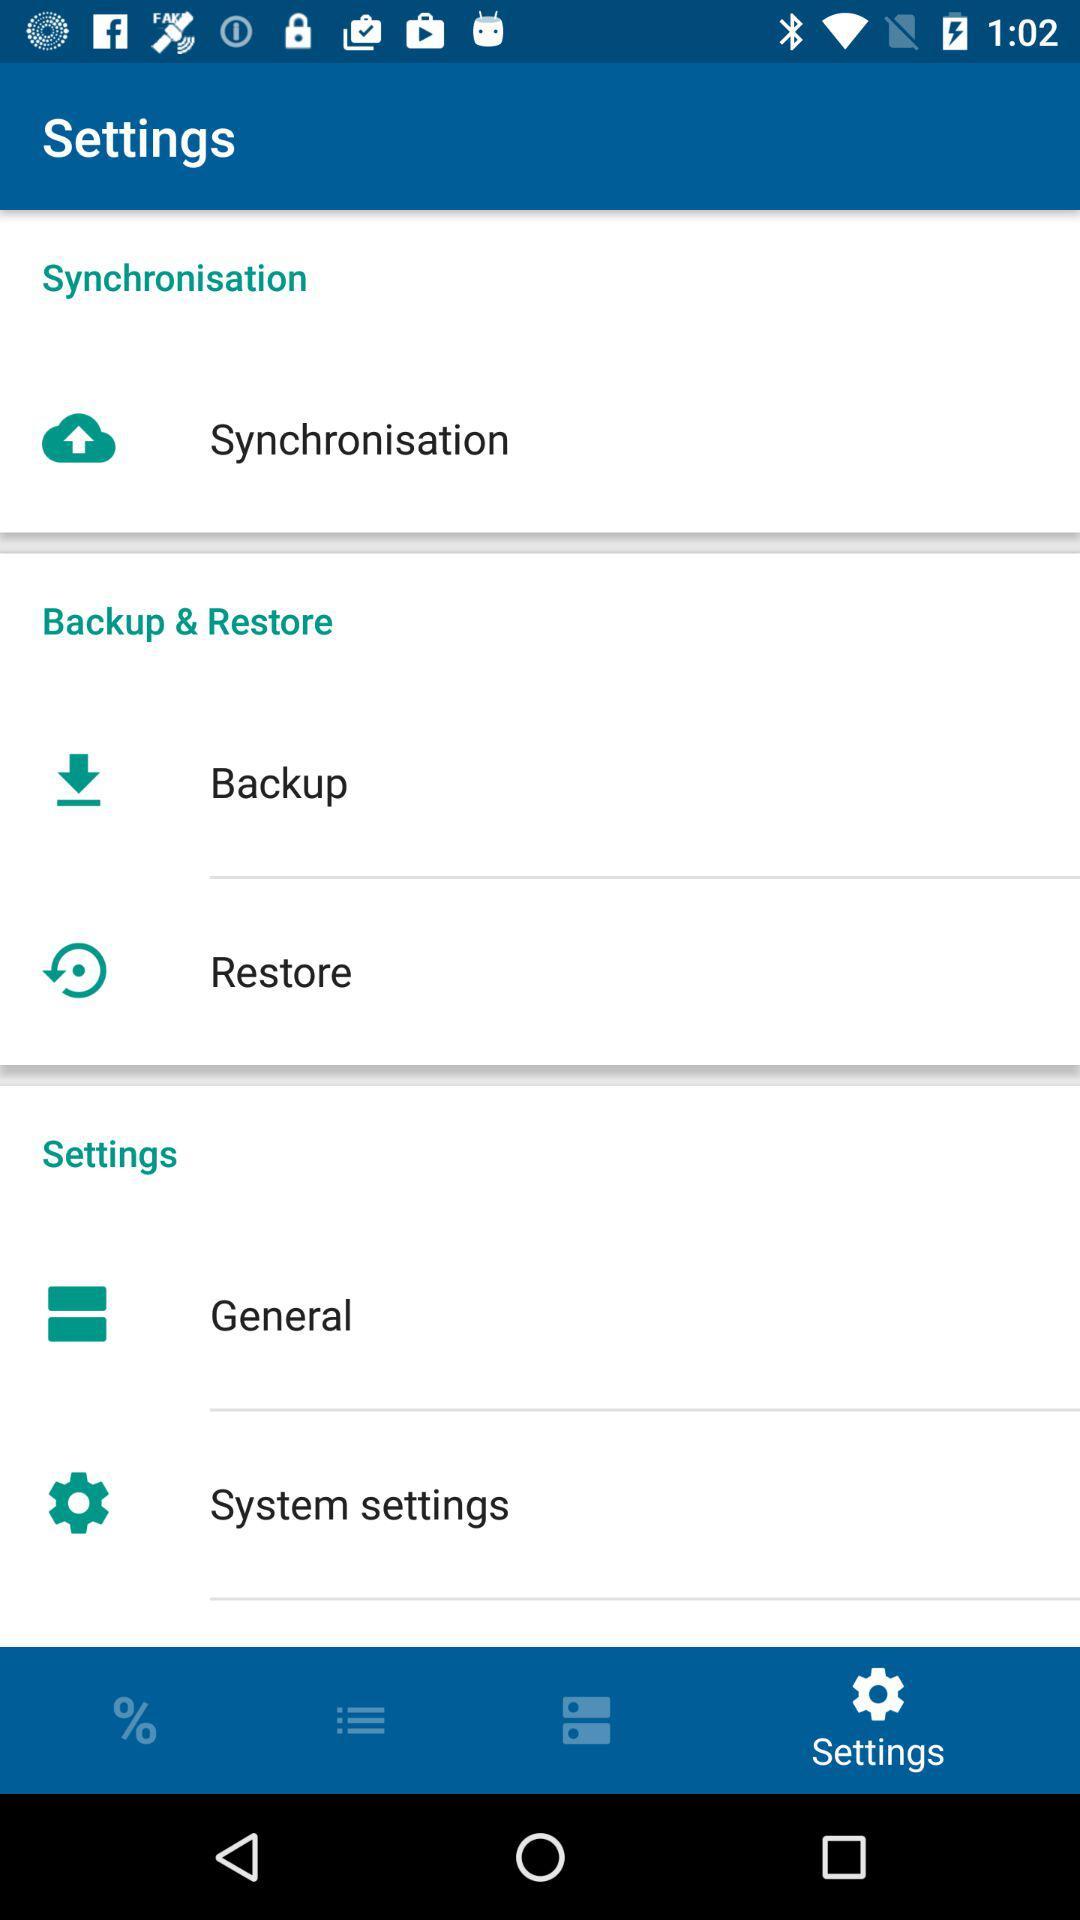 This screenshot has width=1080, height=1920. What do you see at coordinates (540, 1622) in the screenshot?
I see `the sort order settings` at bounding box center [540, 1622].